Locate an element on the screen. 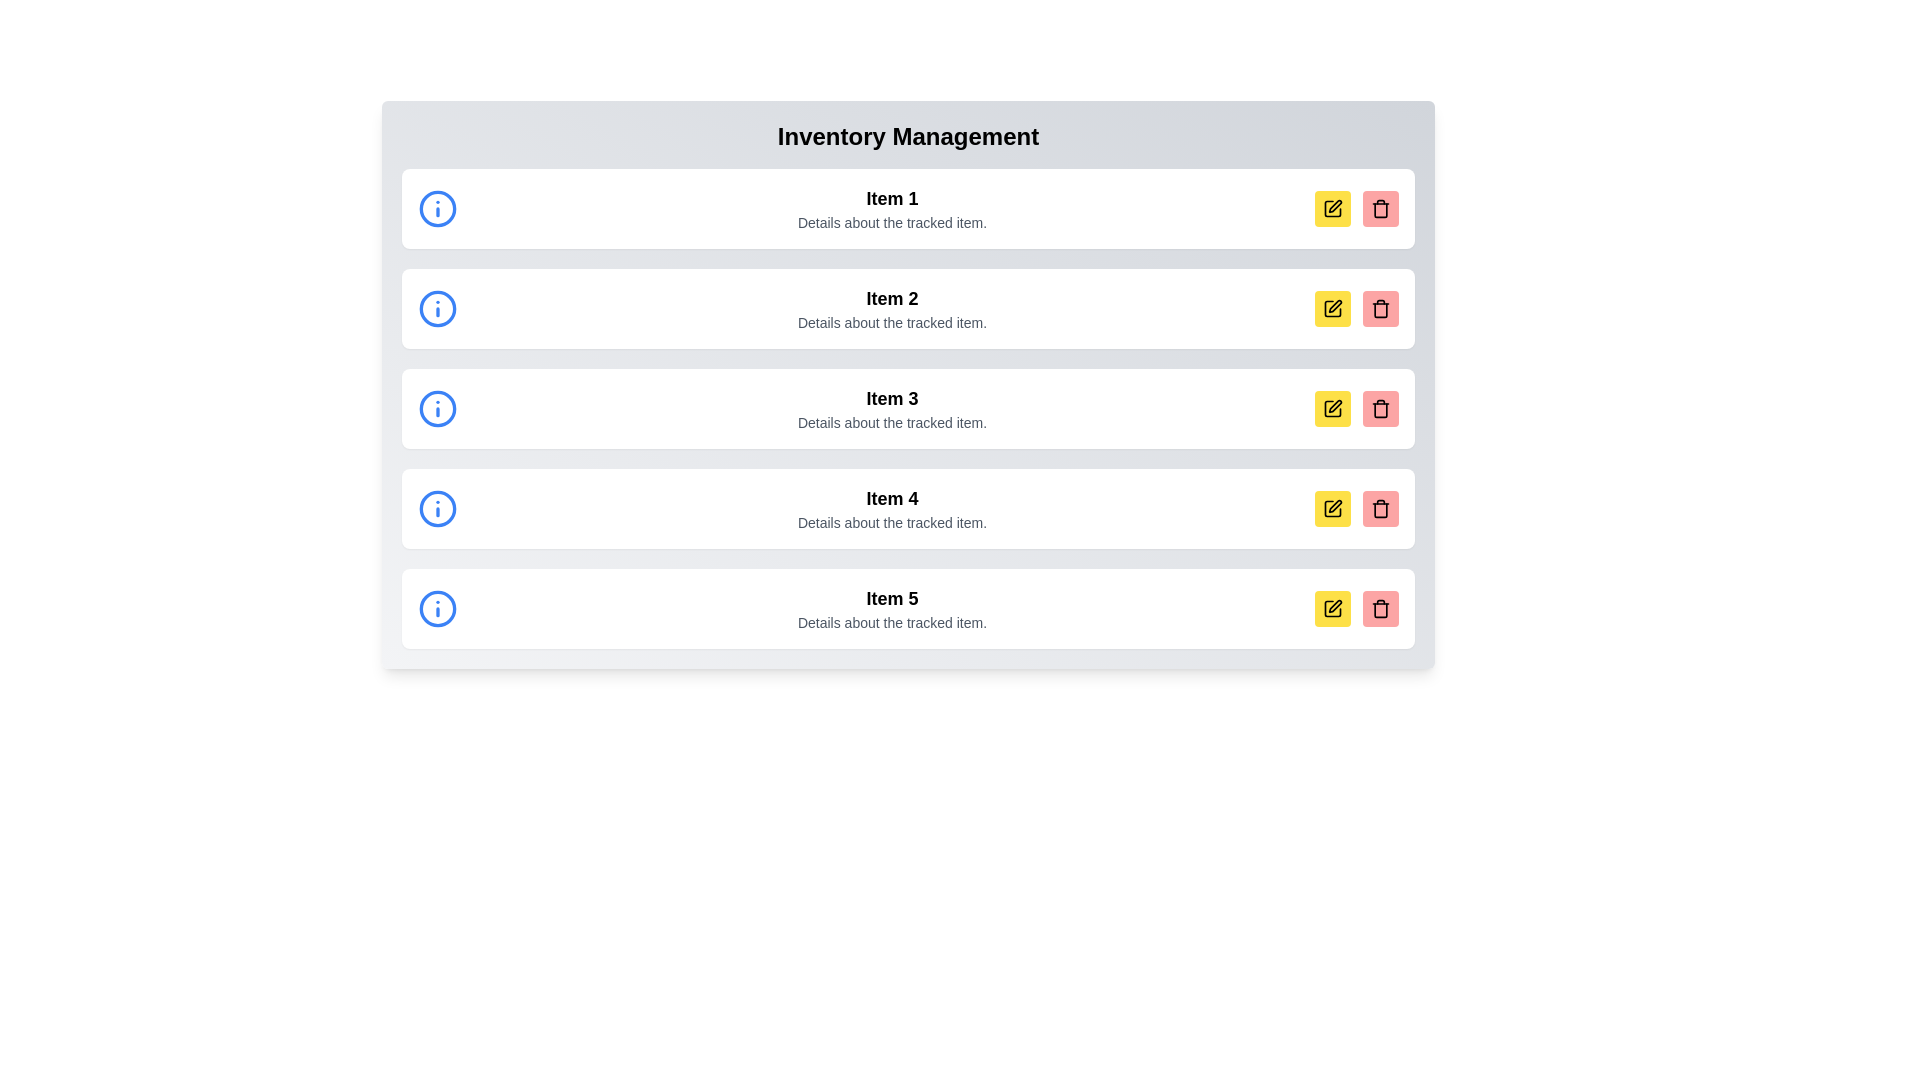 The width and height of the screenshot is (1920, 1080). the delete button with a red background and trashcan icon located in the grouped action buttons next to 'Item 2 - Details about the tracked item' is located at coordinates (1357, 308).